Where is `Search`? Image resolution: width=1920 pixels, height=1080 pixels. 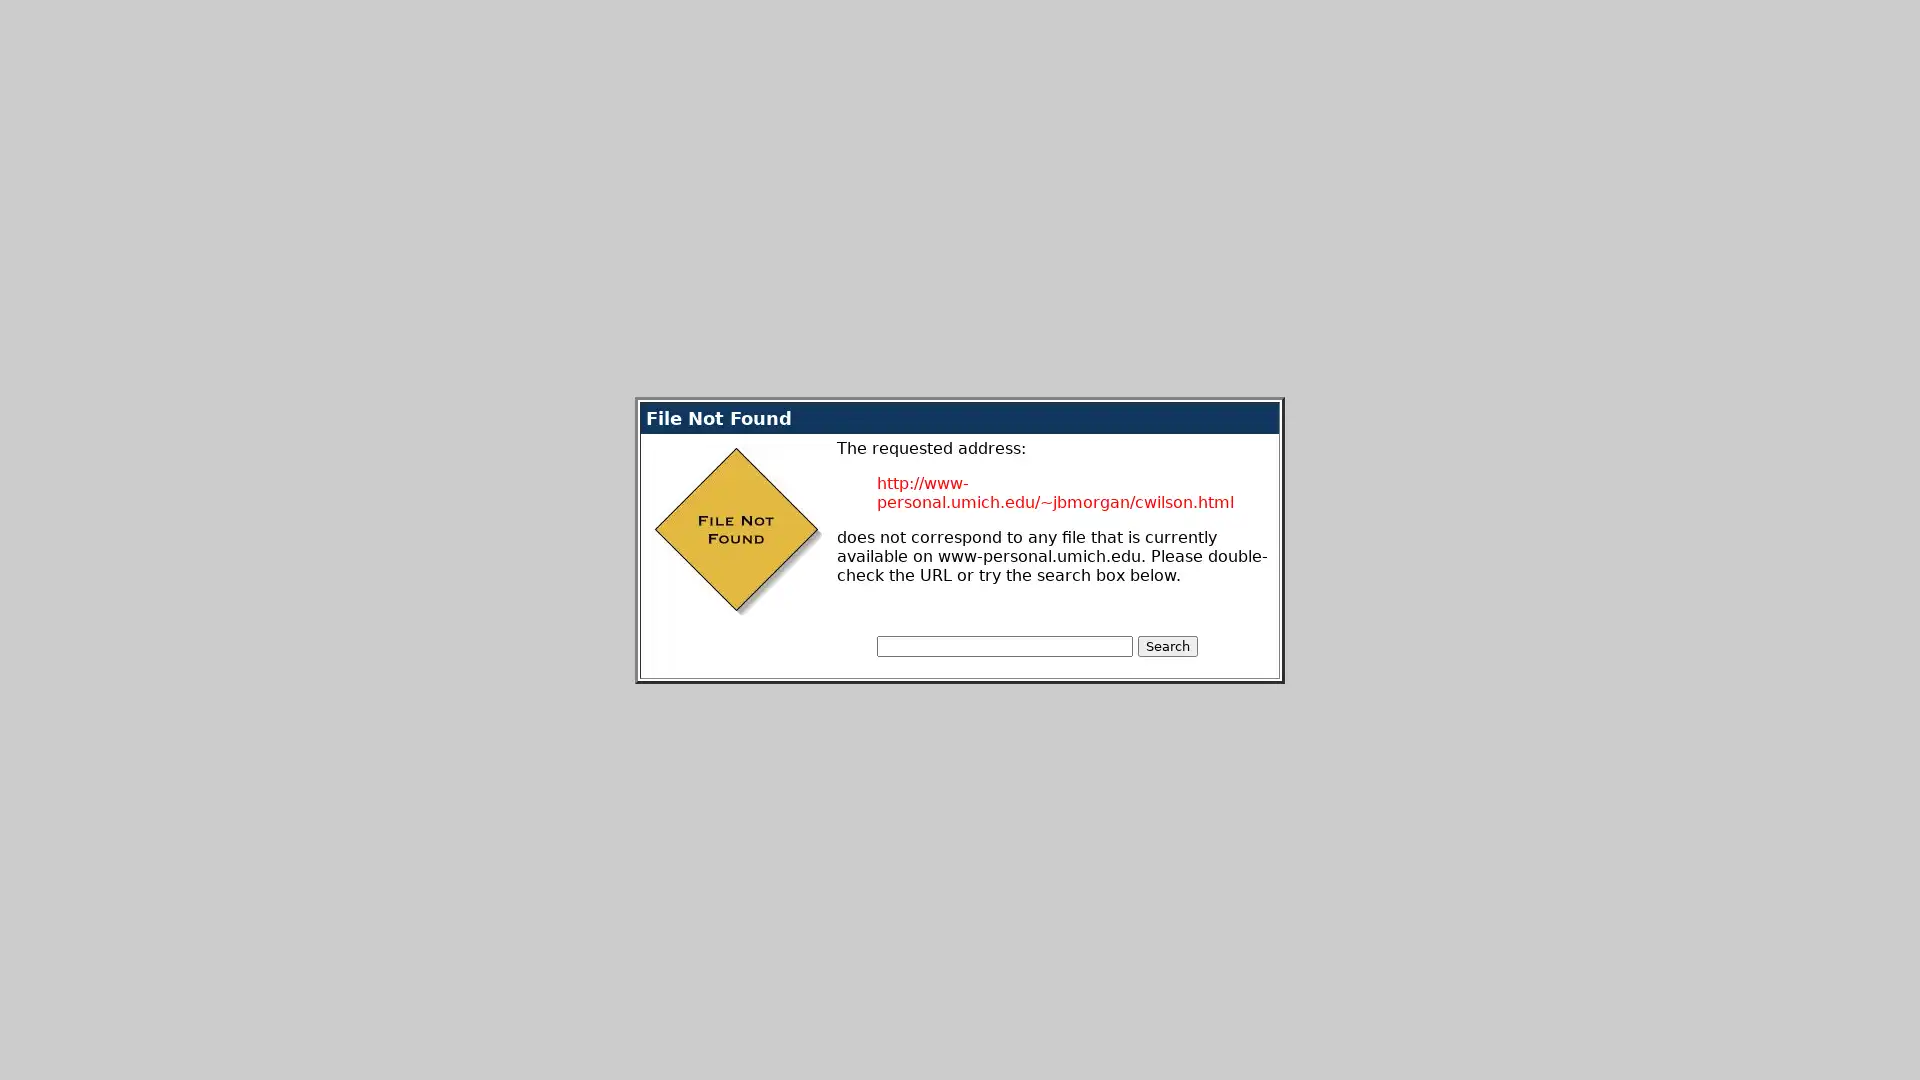
Search is located at coordinates (1167, 645).